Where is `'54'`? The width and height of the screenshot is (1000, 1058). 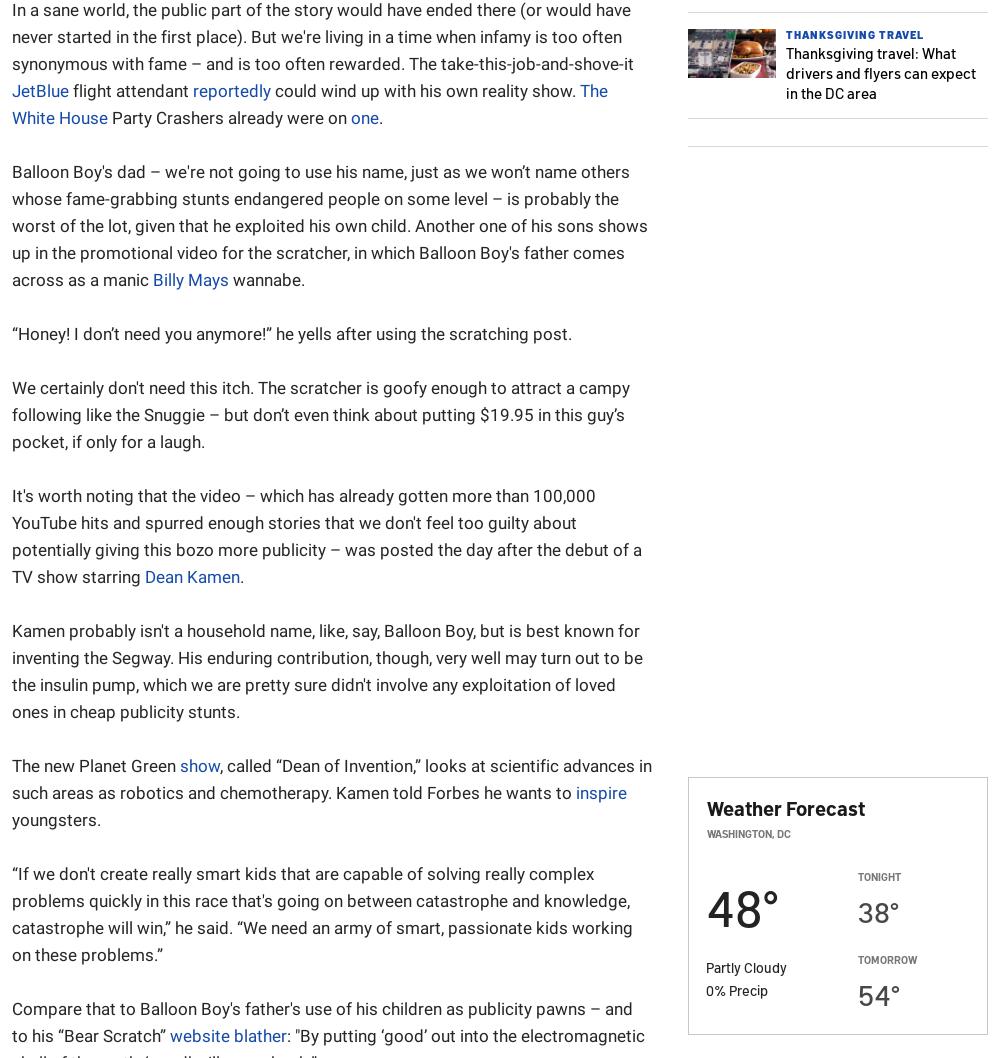
'54' is located at coordinates (873, 992).